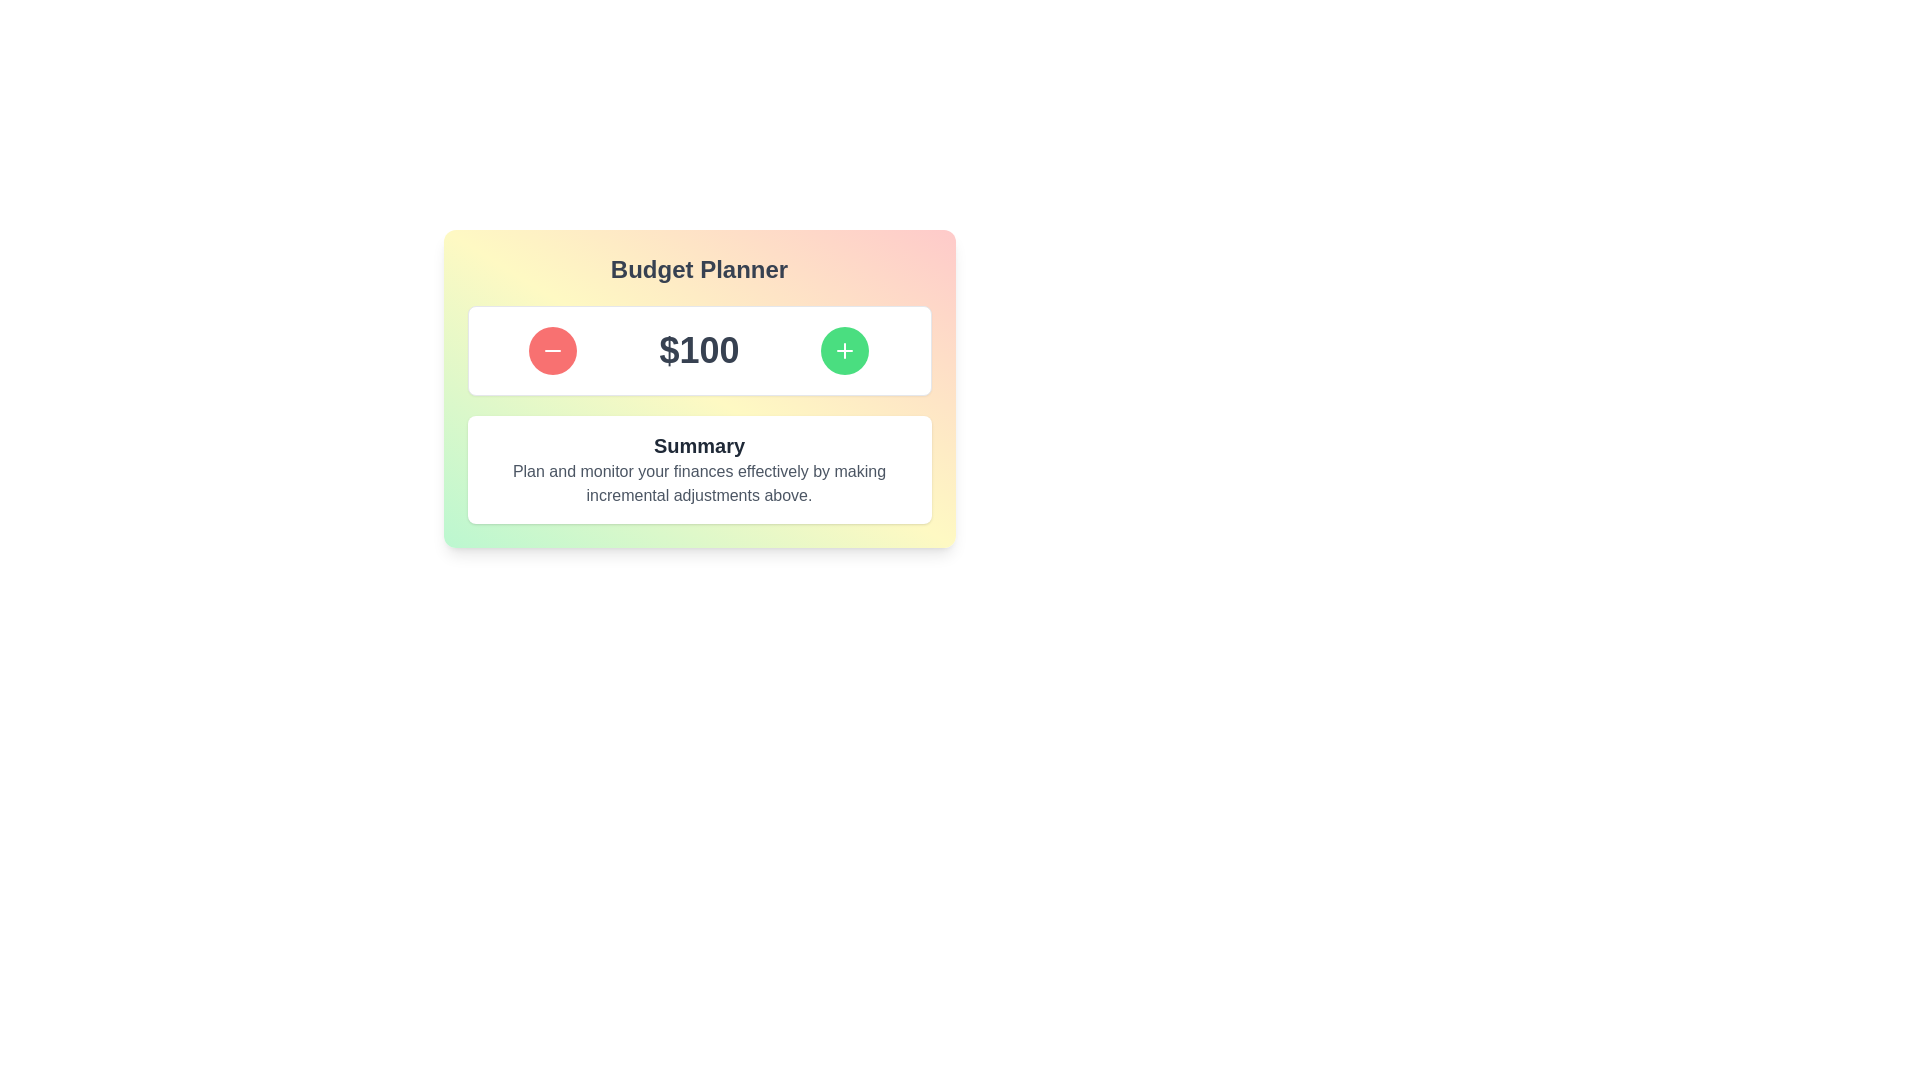 The height and width of the screenshot is (1080, 1920). What do you see at coordinates (845, 350) in the screenshot?
I see `the '+' button in the top-right corner of the budget interface to increase the value` at bounding box center [845, 350].